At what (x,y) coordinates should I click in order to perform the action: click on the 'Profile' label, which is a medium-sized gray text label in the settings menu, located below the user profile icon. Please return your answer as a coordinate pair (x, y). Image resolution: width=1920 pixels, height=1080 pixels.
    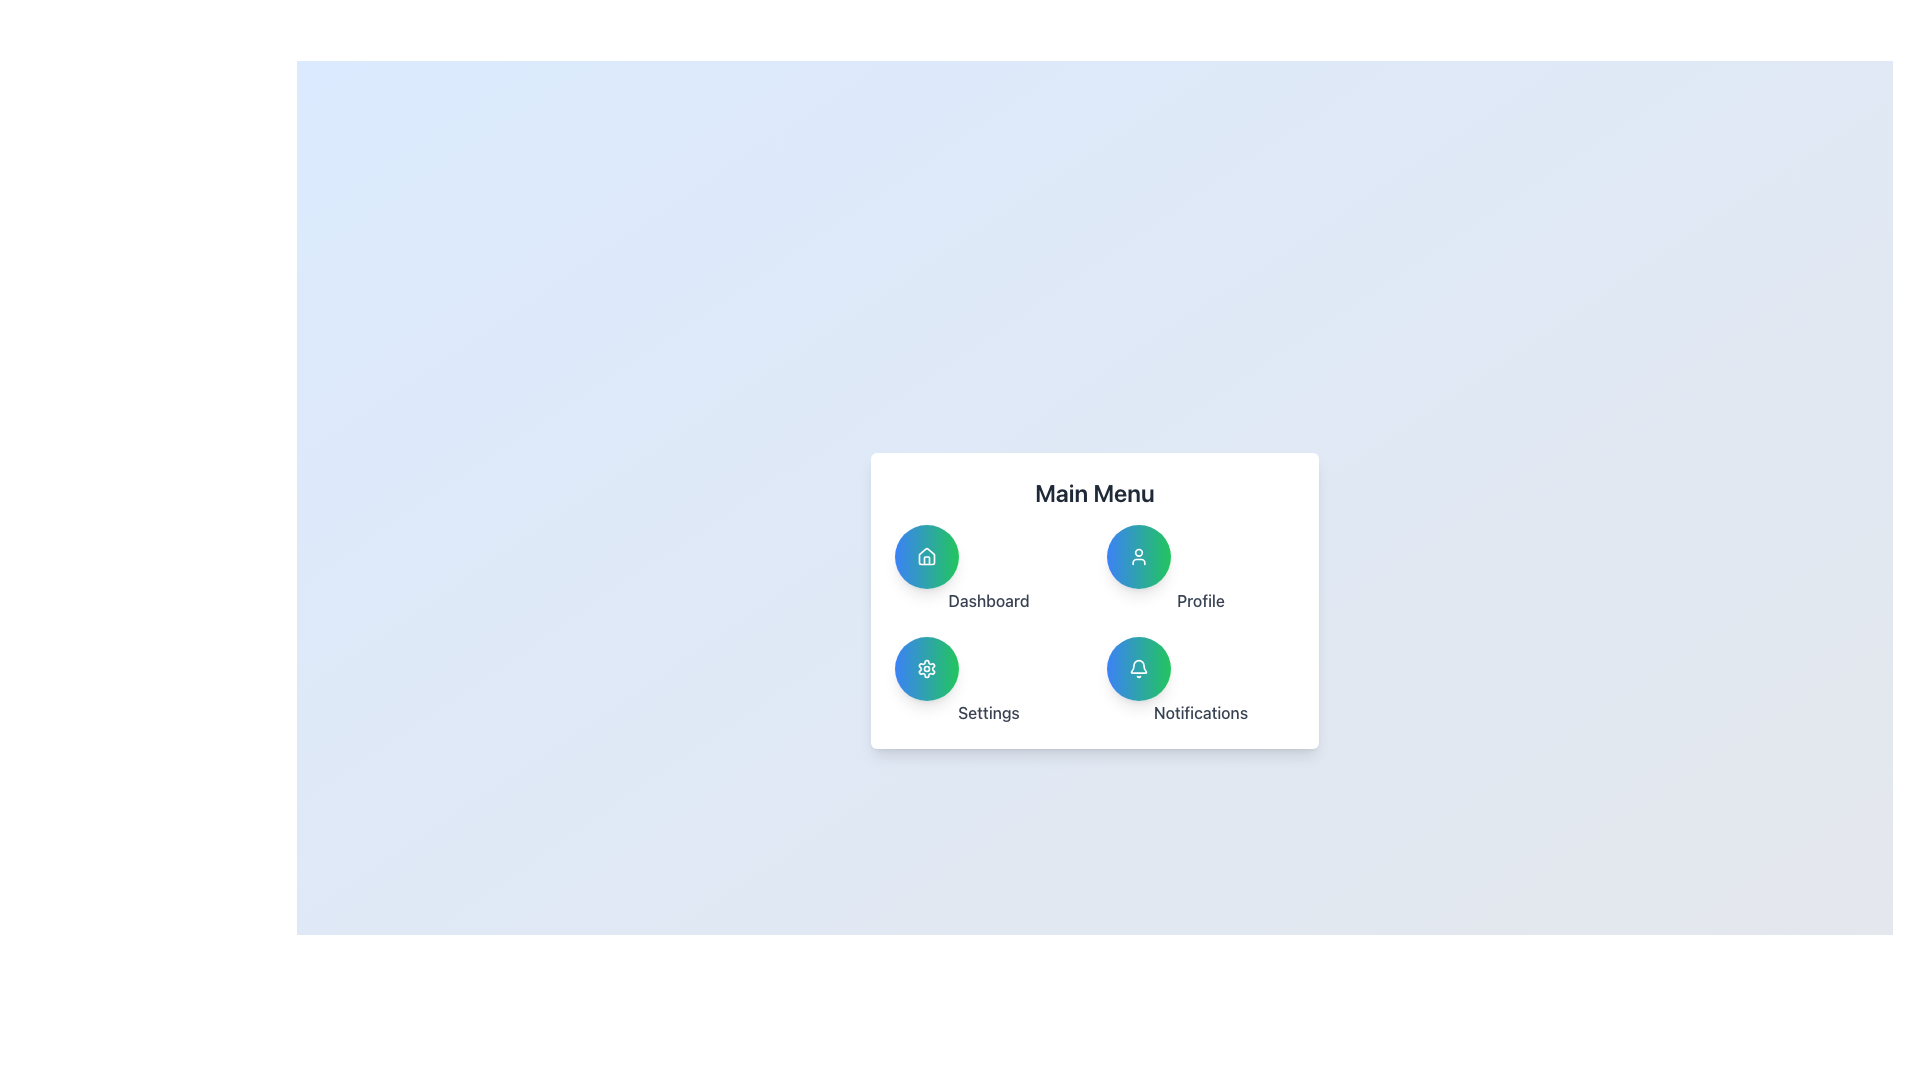
    Looking at the image, I should click on (1200, 600).